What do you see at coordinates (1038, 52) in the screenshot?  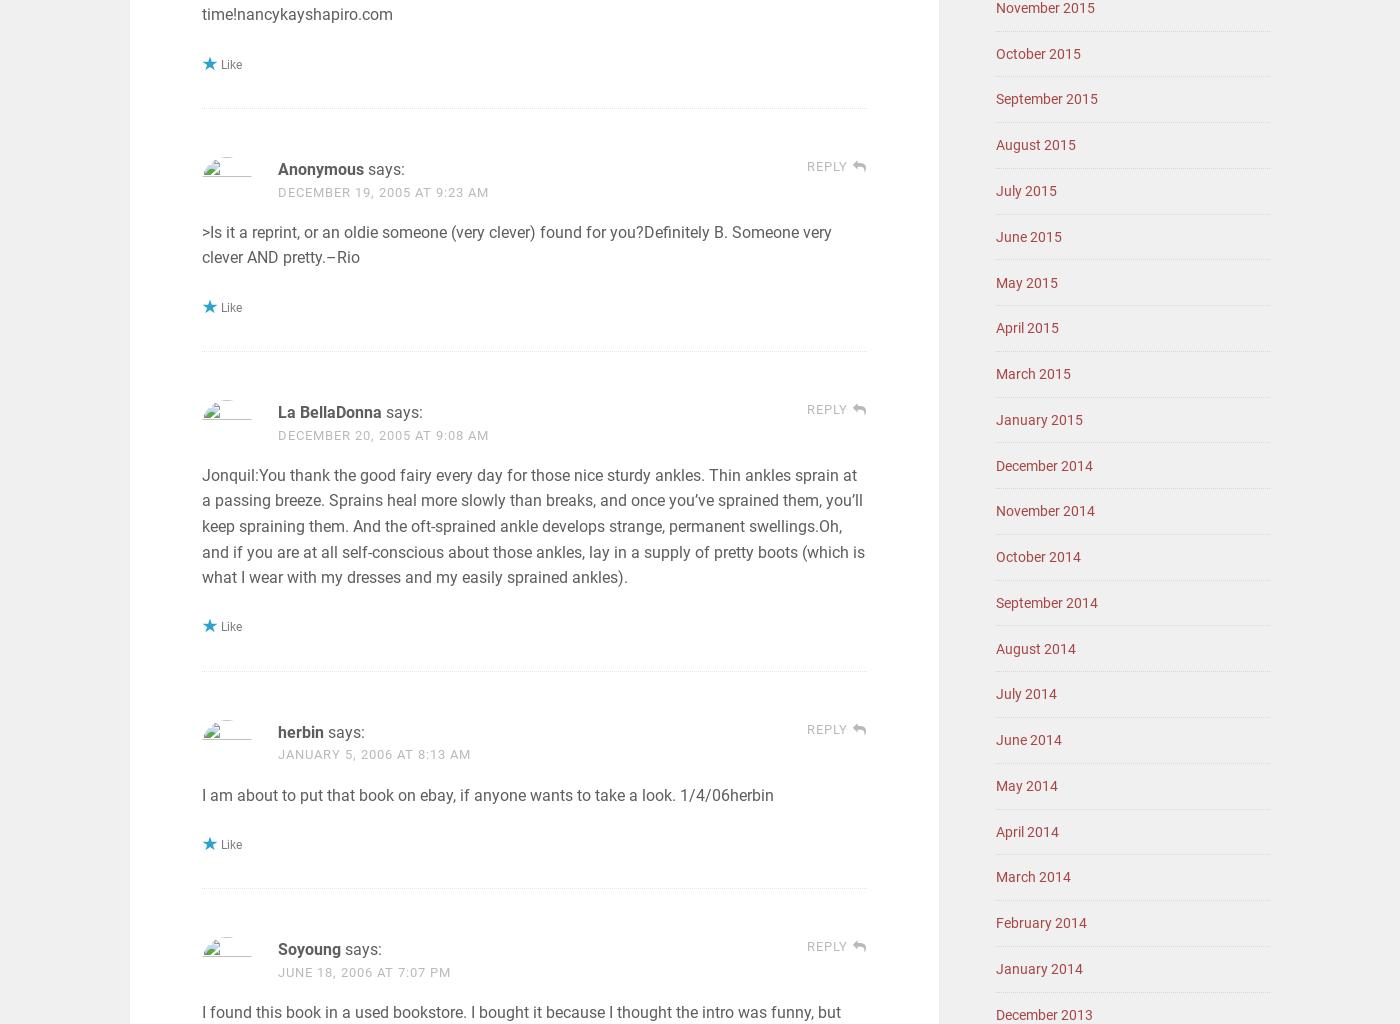 I see `'October 2015'` at bounding box center [1038, 52].